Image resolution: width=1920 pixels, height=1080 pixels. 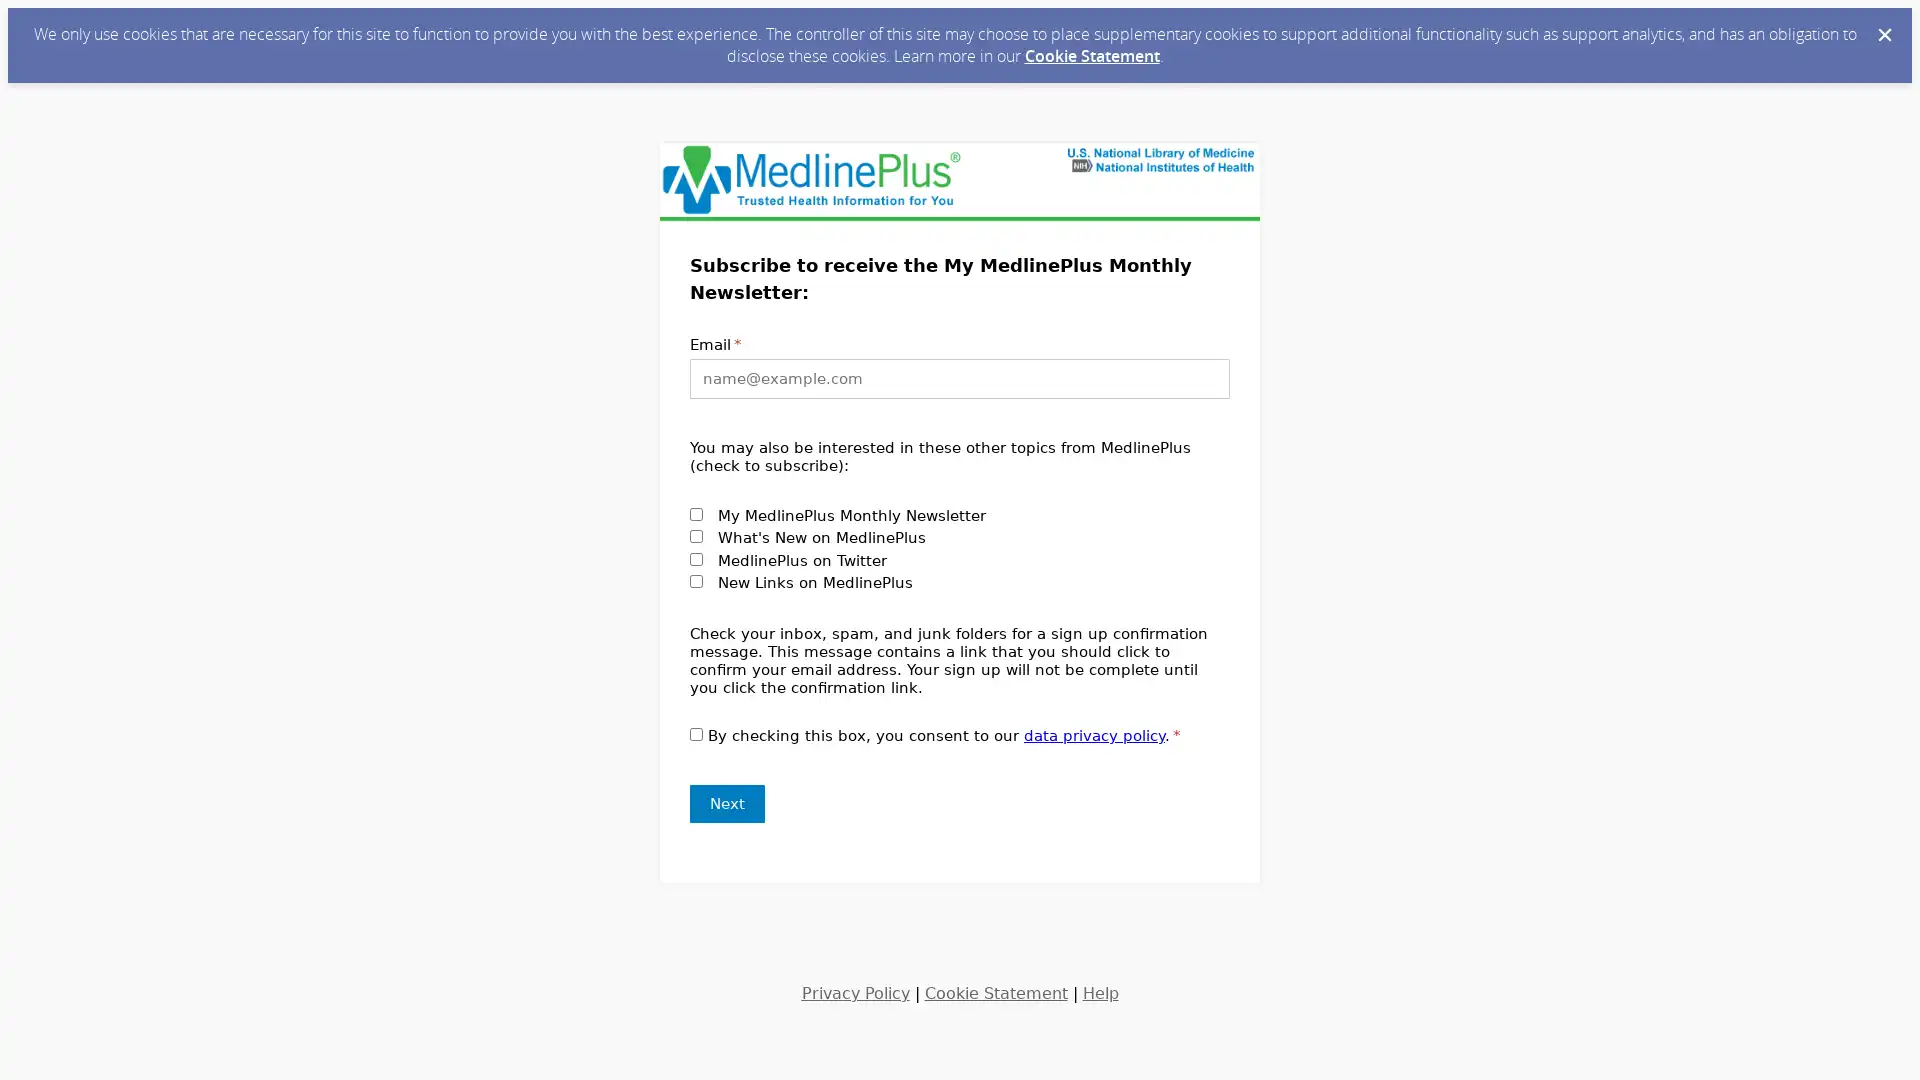 I want to click on Dismiss Cookie Message, so click(x=1884, y=34).